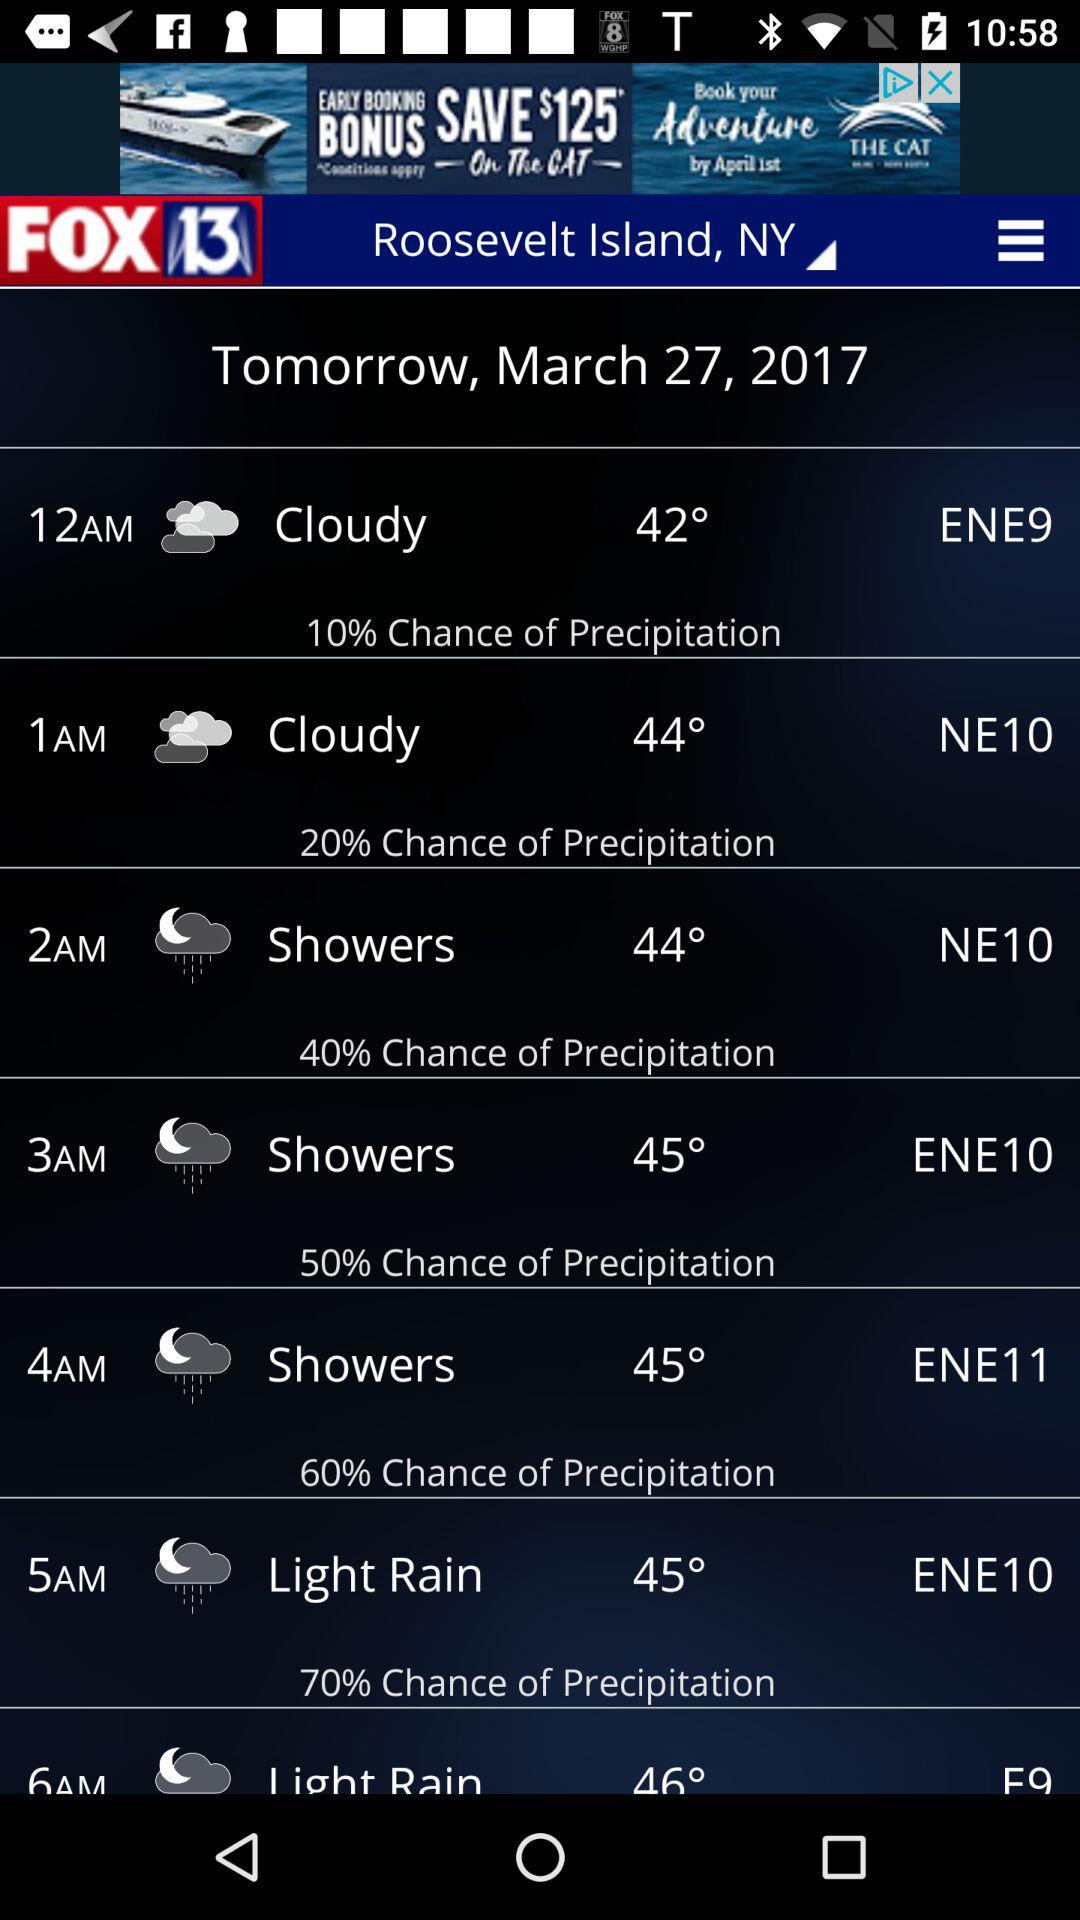  What do you see at coordinates (131, 240) in the screenshot?
I see `news site` at bounding box center [131, 240].